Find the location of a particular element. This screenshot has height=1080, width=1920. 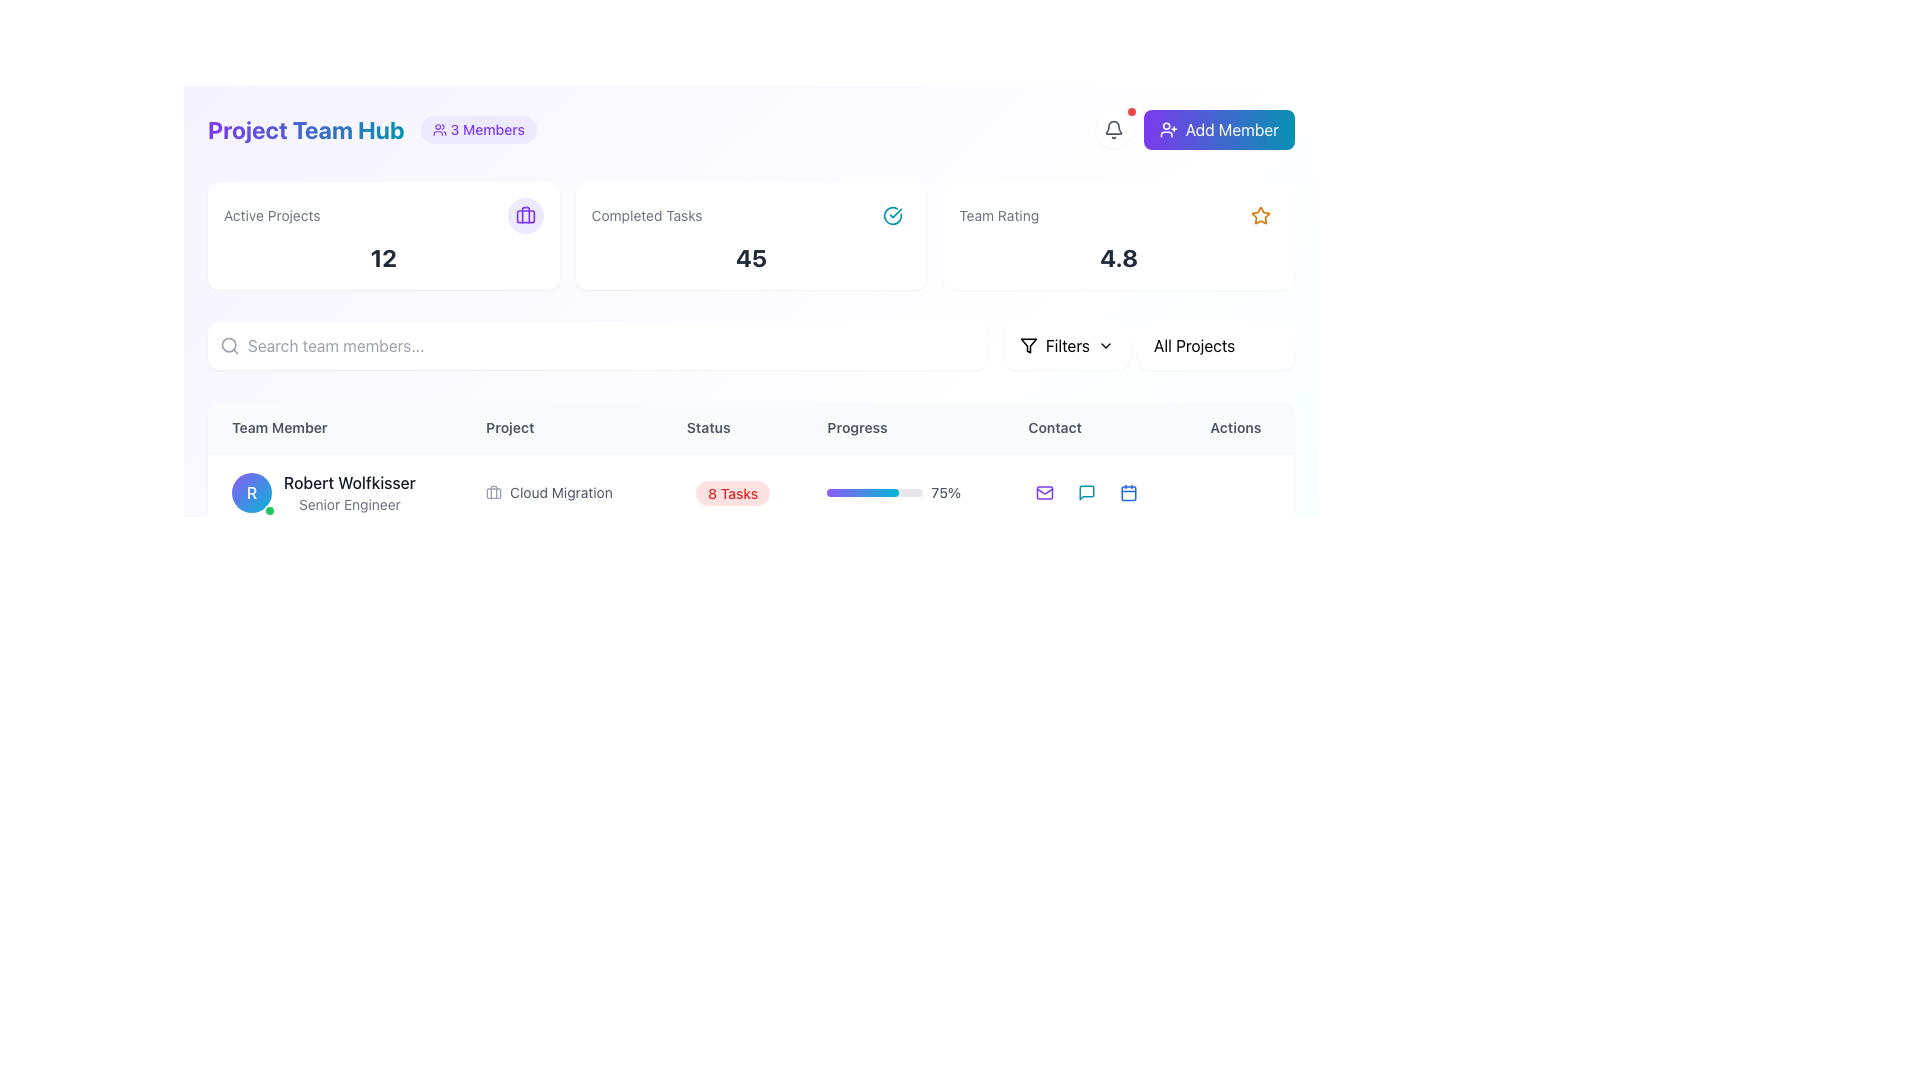

the circular icon button with a light violet background and a violet briefcase icon, located at the top-right corner of the 'Active Projects' section is located at coordinates (525, 216).